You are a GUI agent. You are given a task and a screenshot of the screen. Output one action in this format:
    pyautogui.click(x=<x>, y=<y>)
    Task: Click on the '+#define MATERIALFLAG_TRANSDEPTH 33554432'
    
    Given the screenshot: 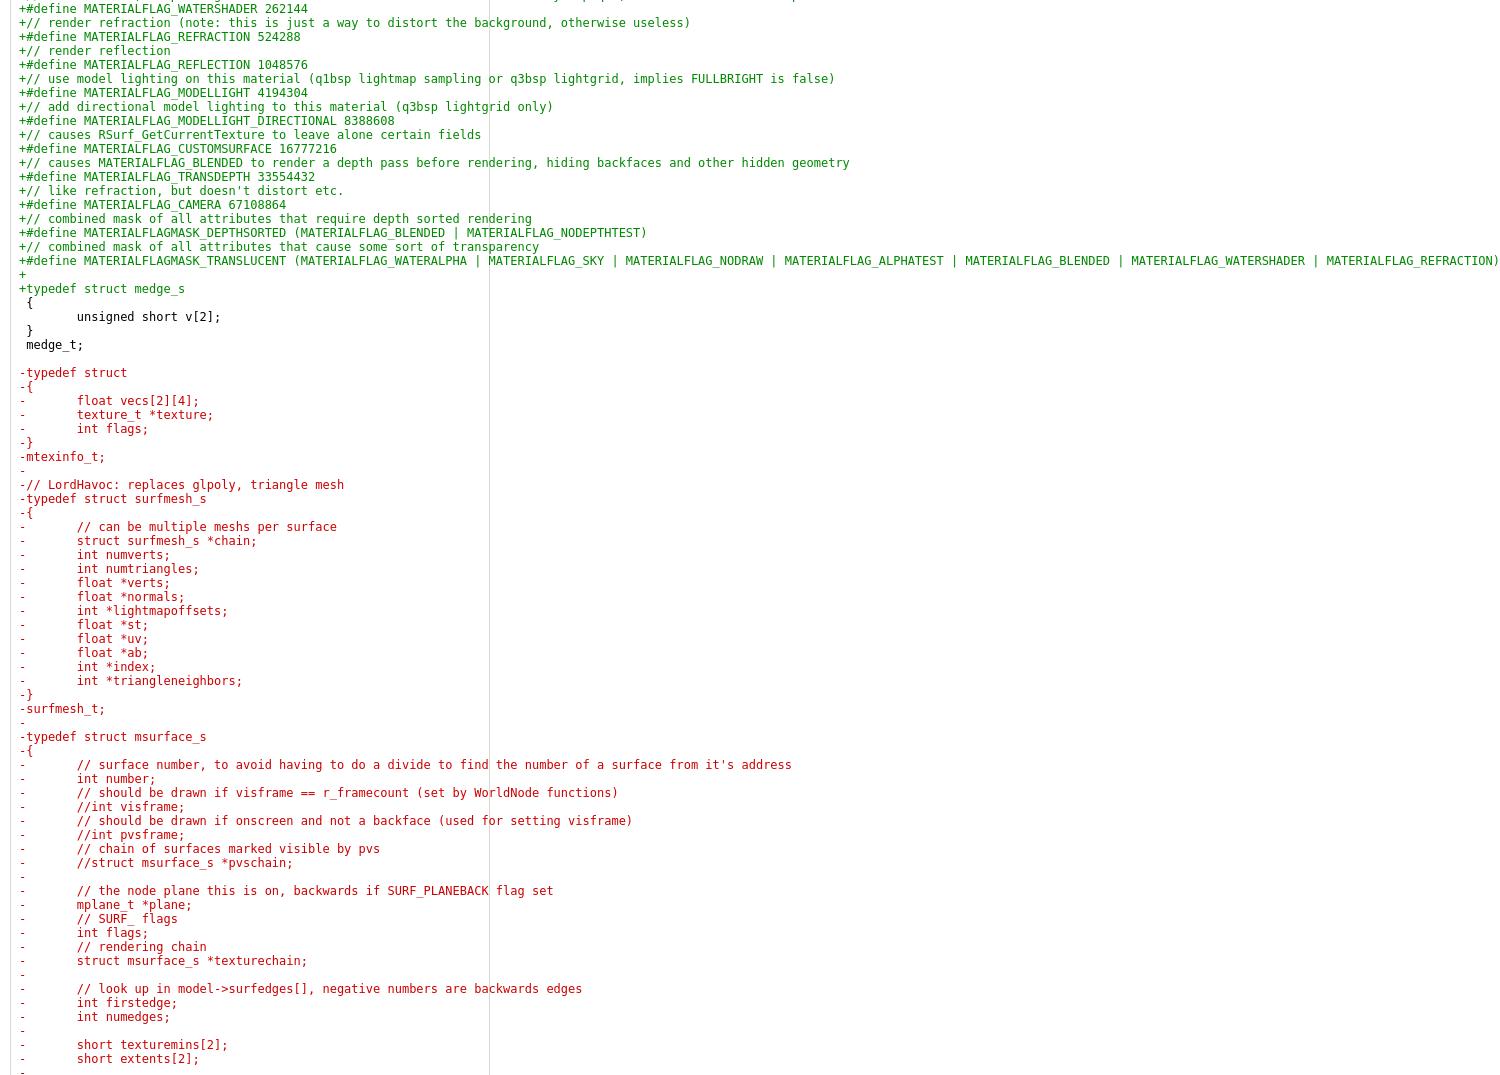 What is the action you would take?
    pyautogui.click(x=19, y=177)
    